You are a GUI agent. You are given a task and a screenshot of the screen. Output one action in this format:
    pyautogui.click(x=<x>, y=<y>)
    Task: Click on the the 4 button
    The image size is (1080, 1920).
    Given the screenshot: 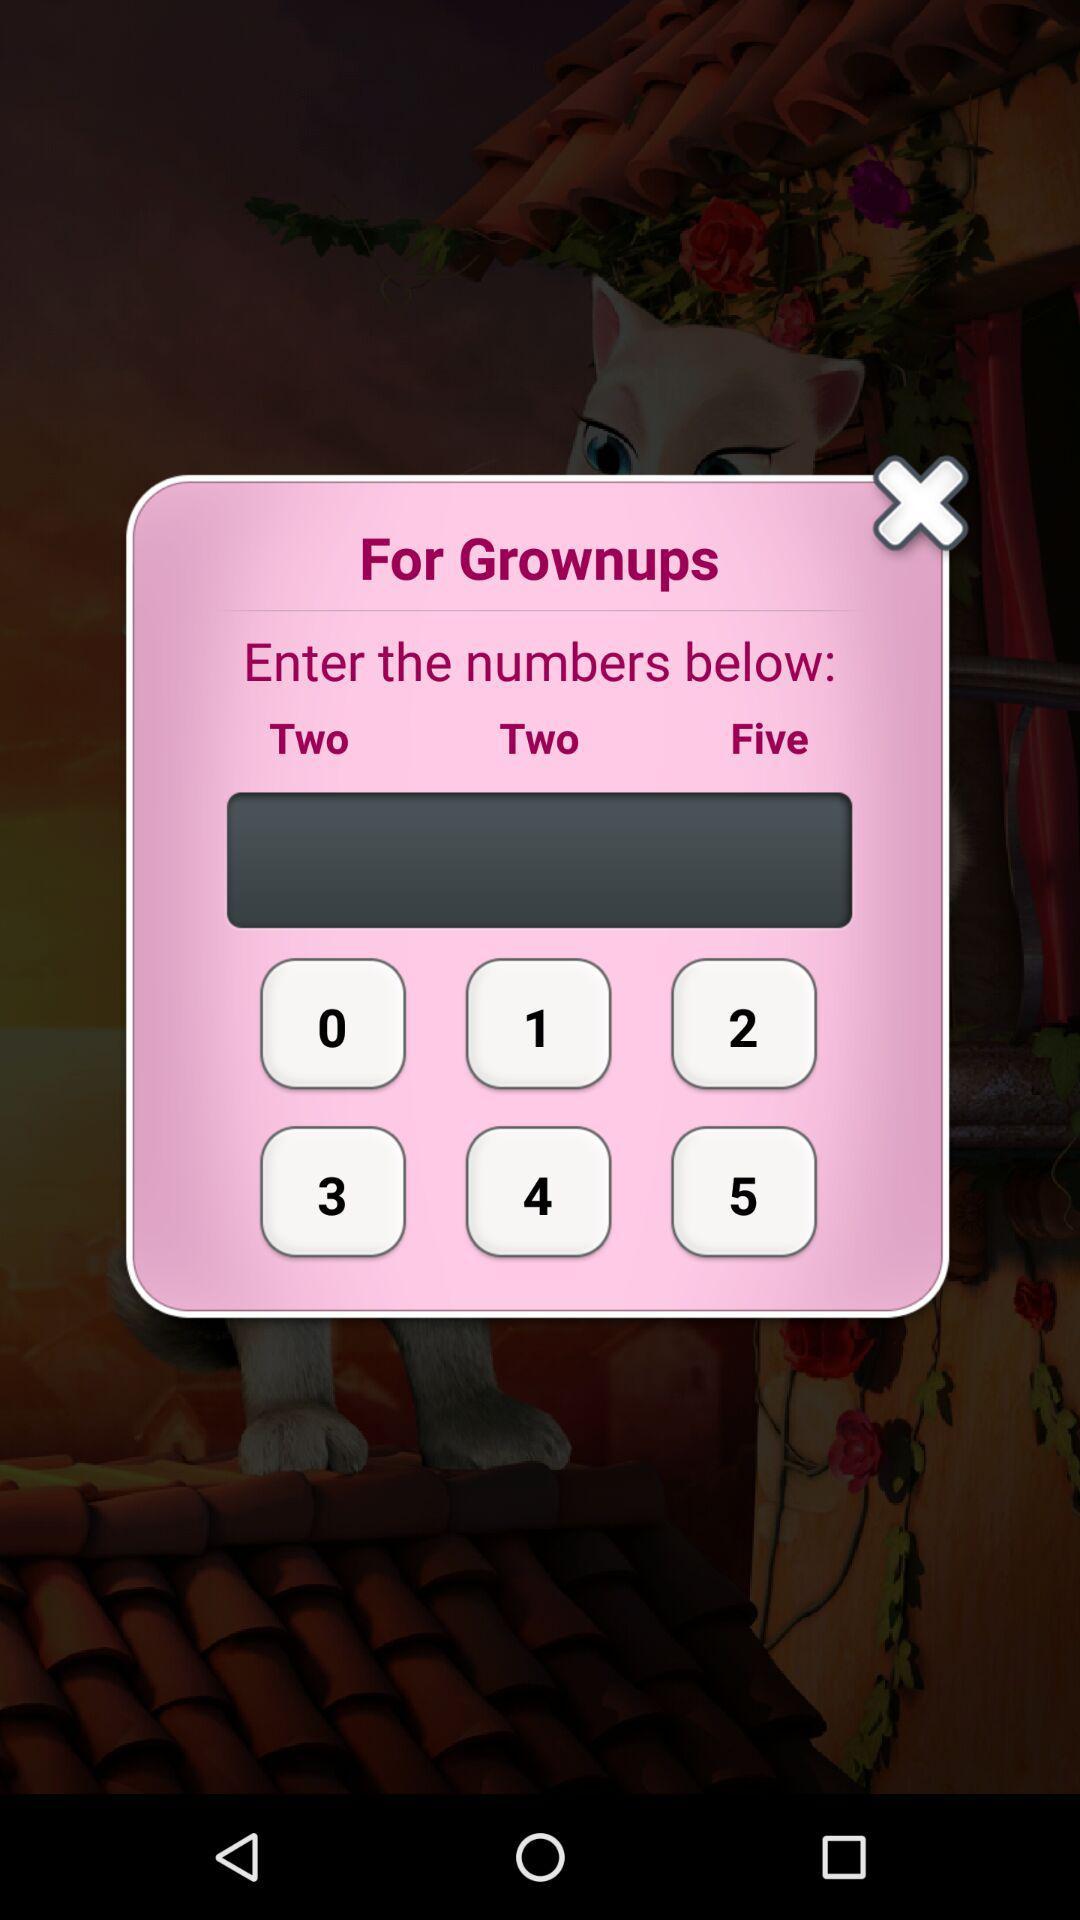 What is the action you would take?
    pyautogui.click(x=538, y=1191)
    